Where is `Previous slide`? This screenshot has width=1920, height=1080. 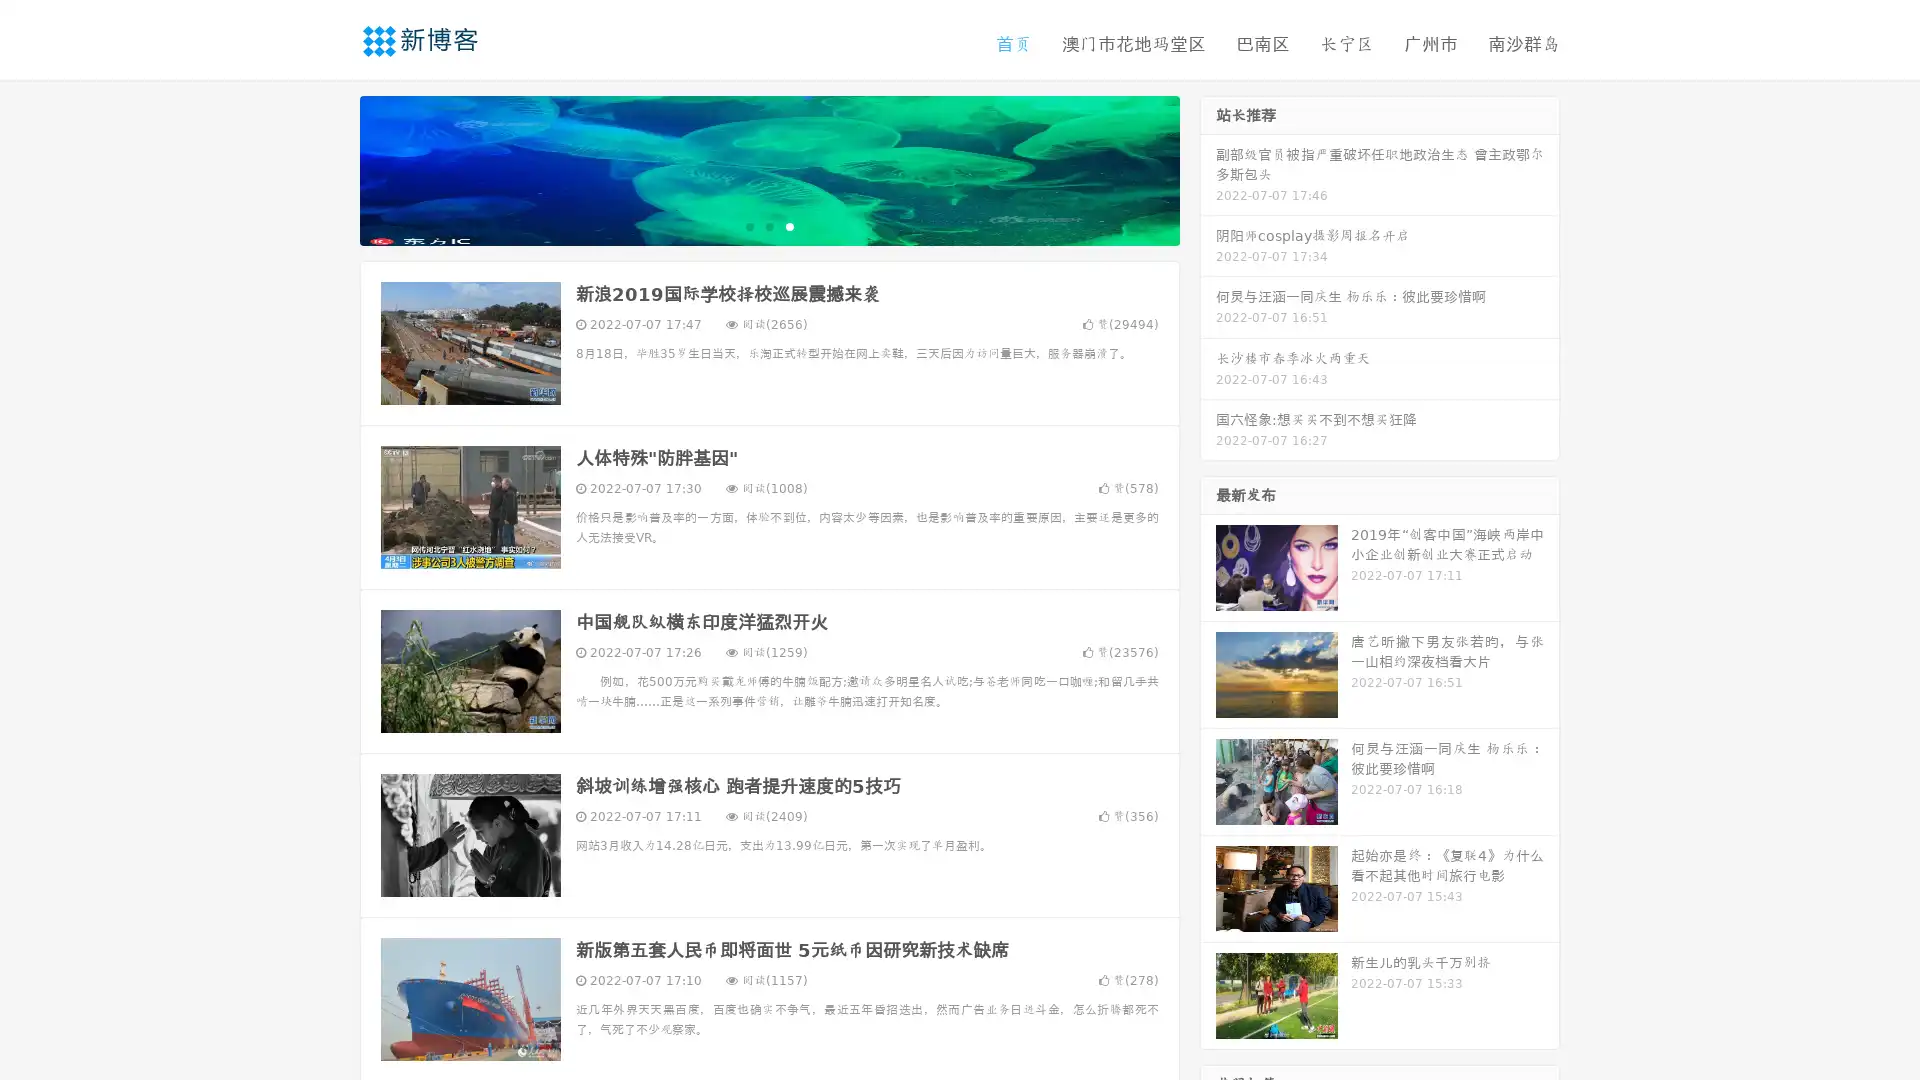 Previous slide is located at coordinates (330, 168).